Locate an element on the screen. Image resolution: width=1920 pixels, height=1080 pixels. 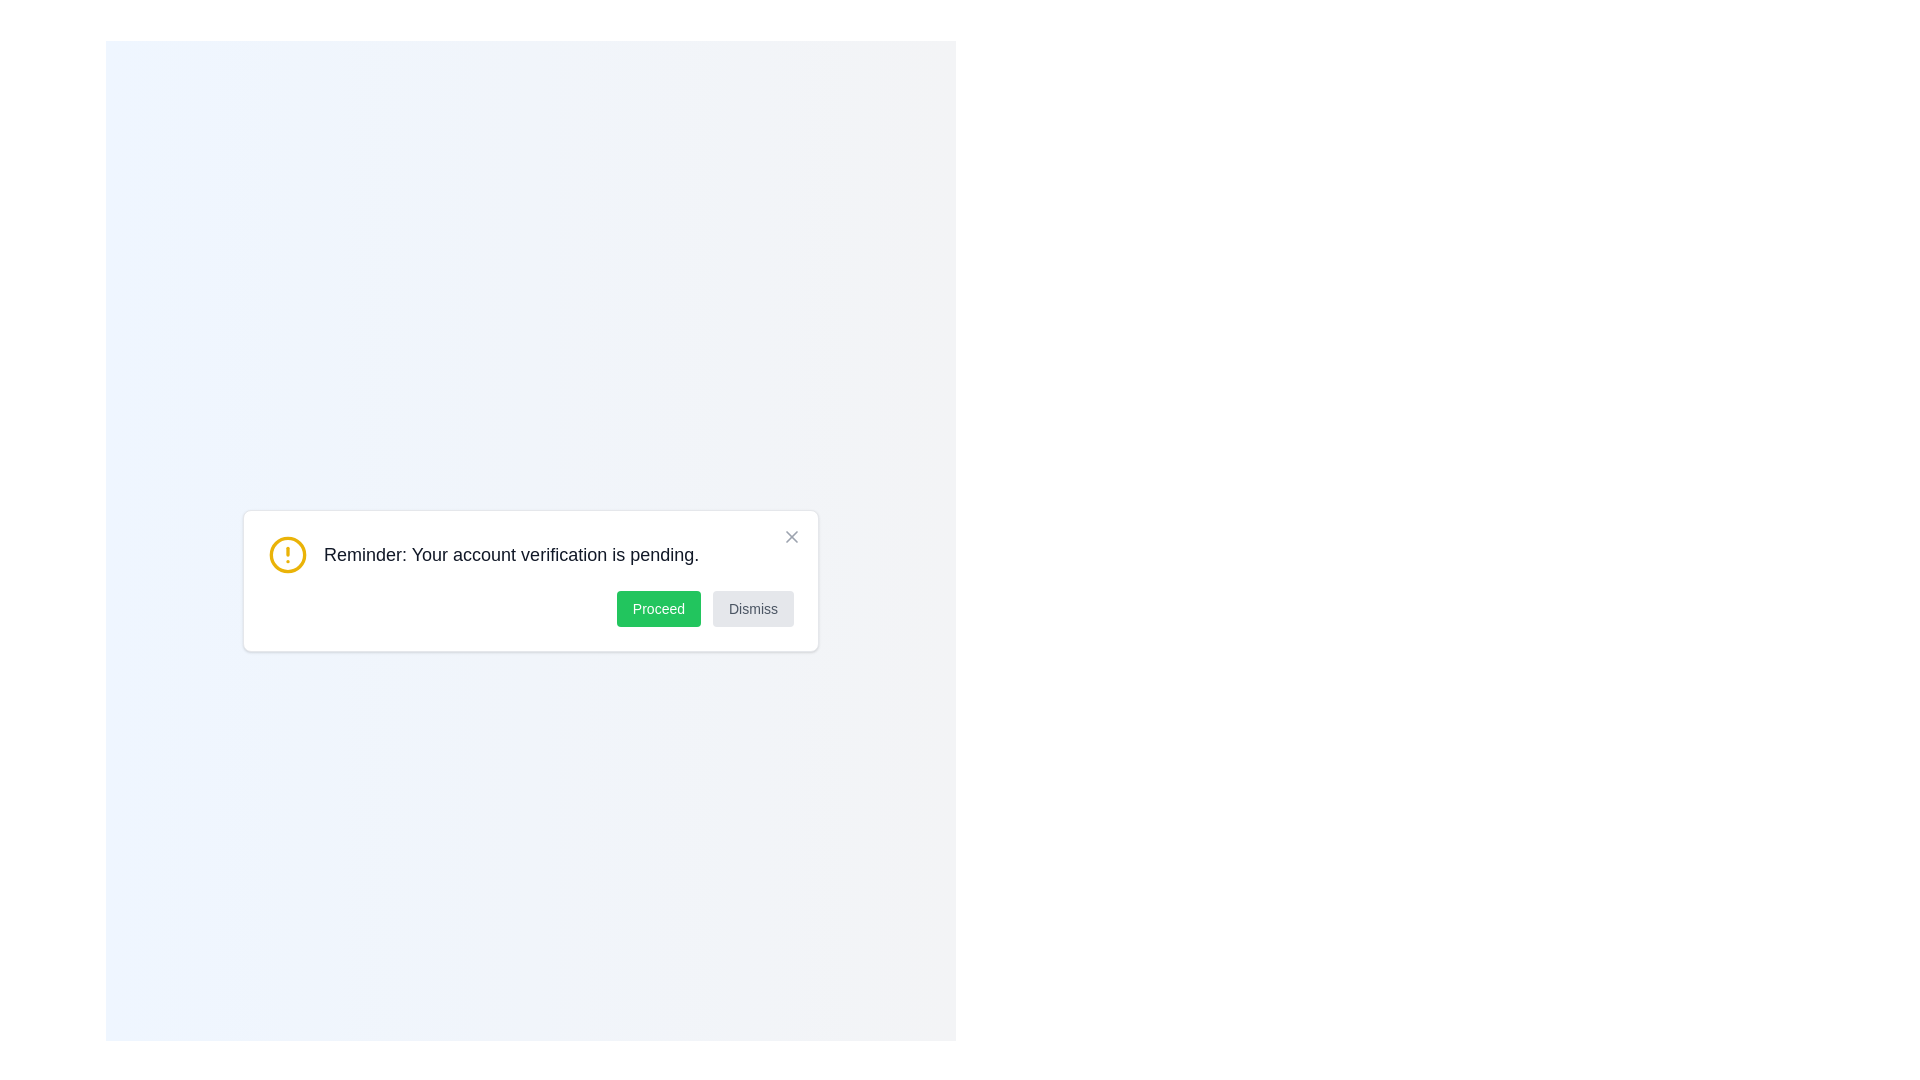
the yellow circular warning icon with an exclamation mark, which is positioned to the left of the 'Reminder: Your account verification is pending.' text is located at coordinates (287, 555).